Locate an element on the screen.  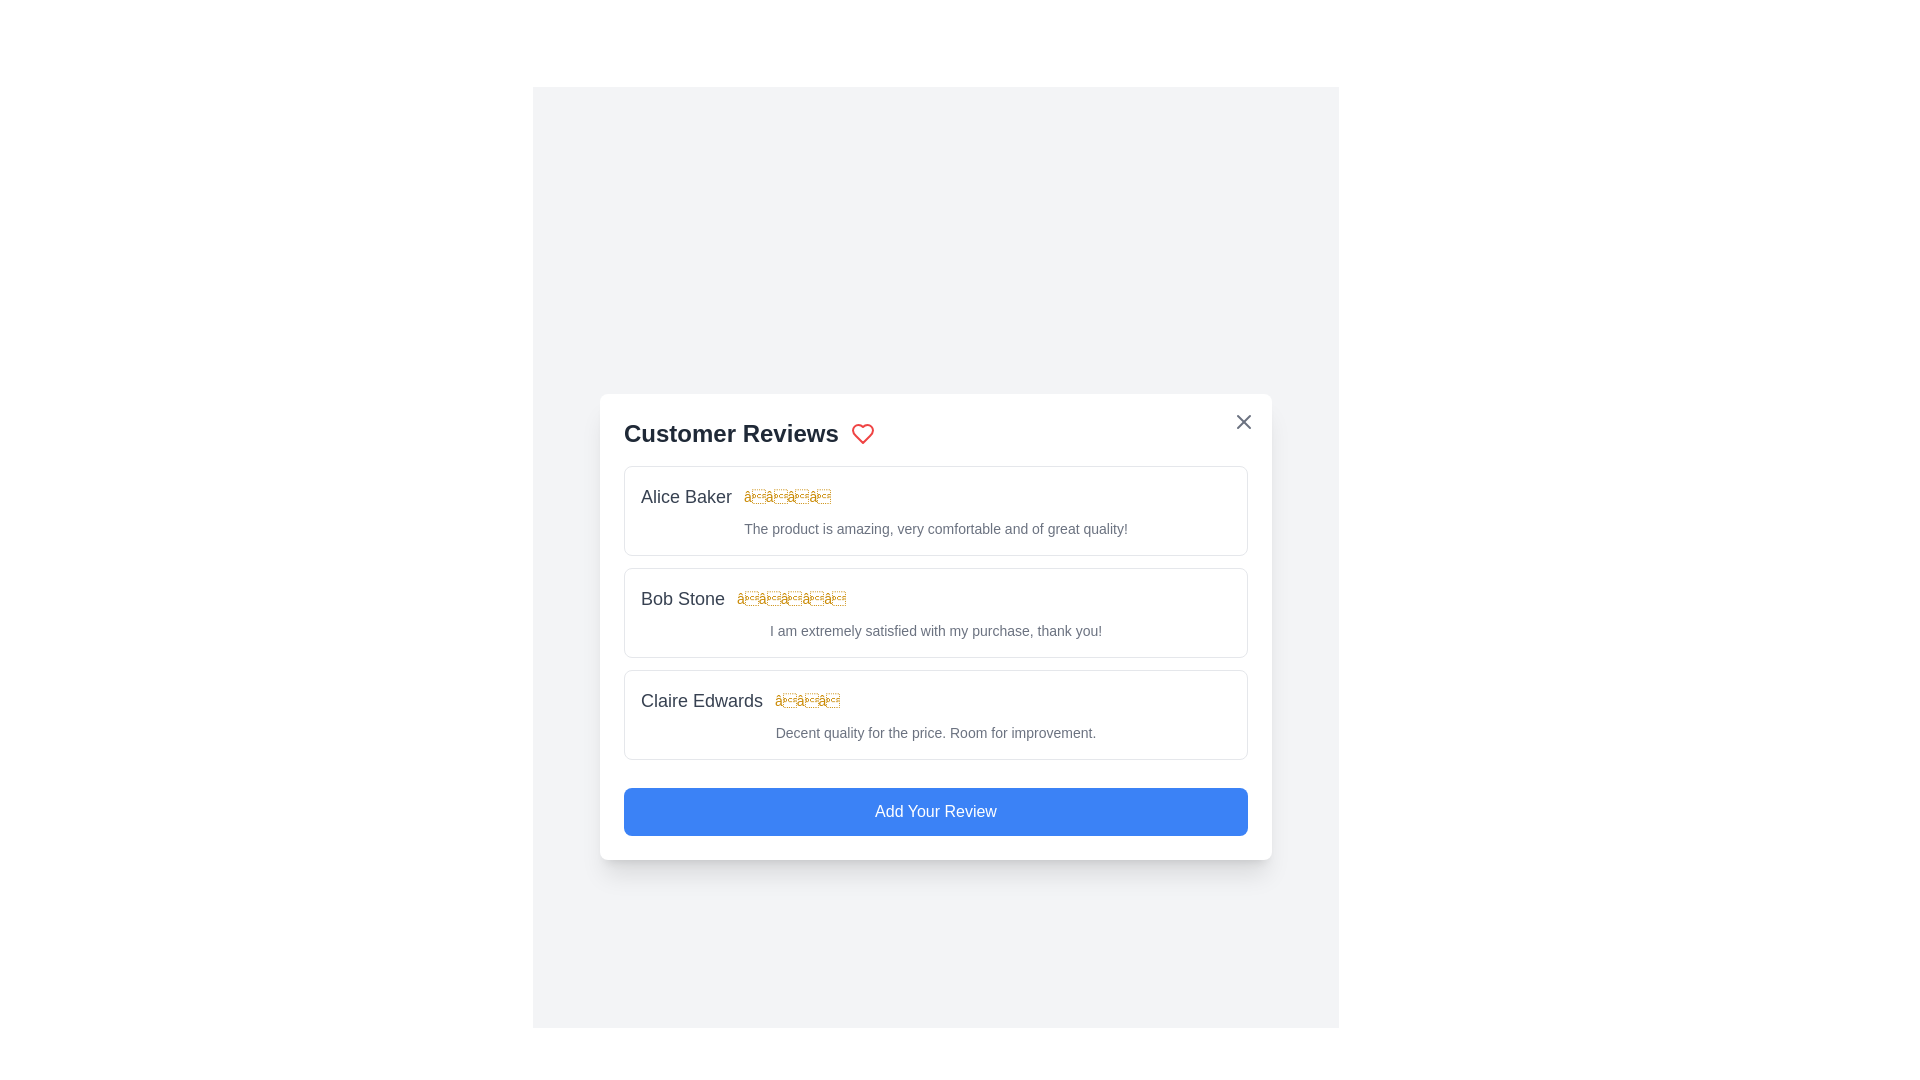
the heart icon to interact with it is located at coordinates (862, 433).